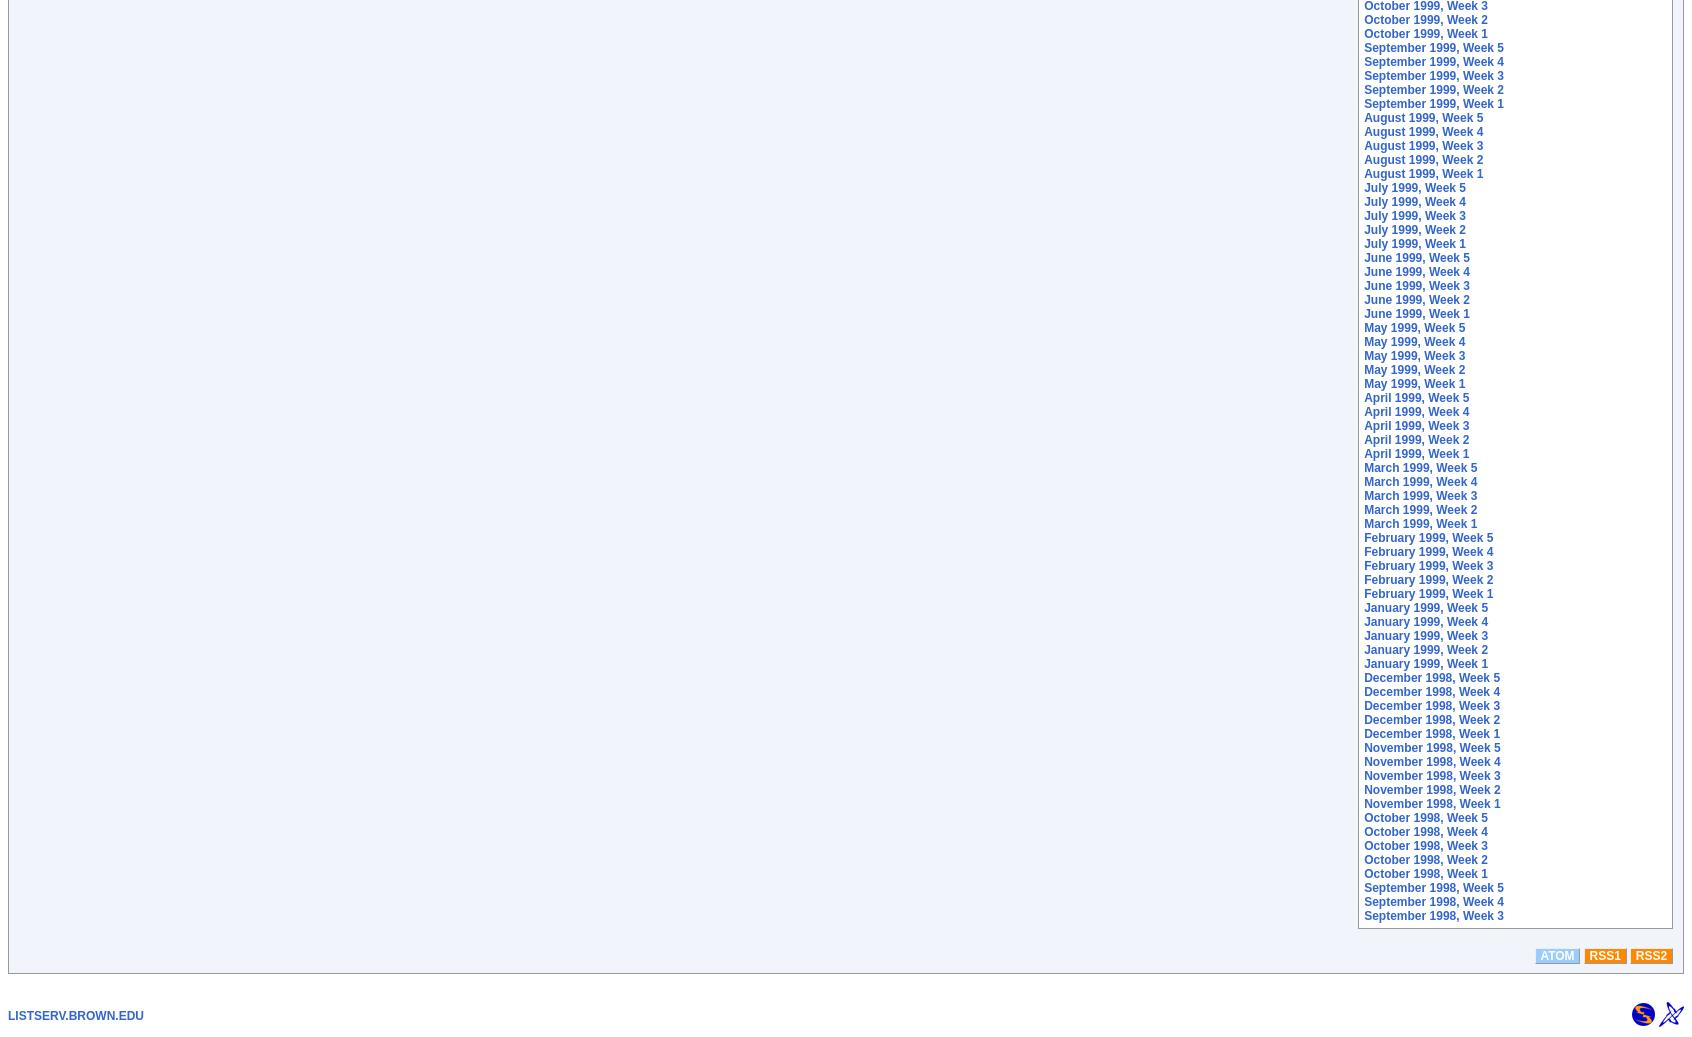 The image size is (1692, 1037). Describe the element at coordinates (1425, 621) in the screenshot. I see `'January 1999, Week 4'` at that location.